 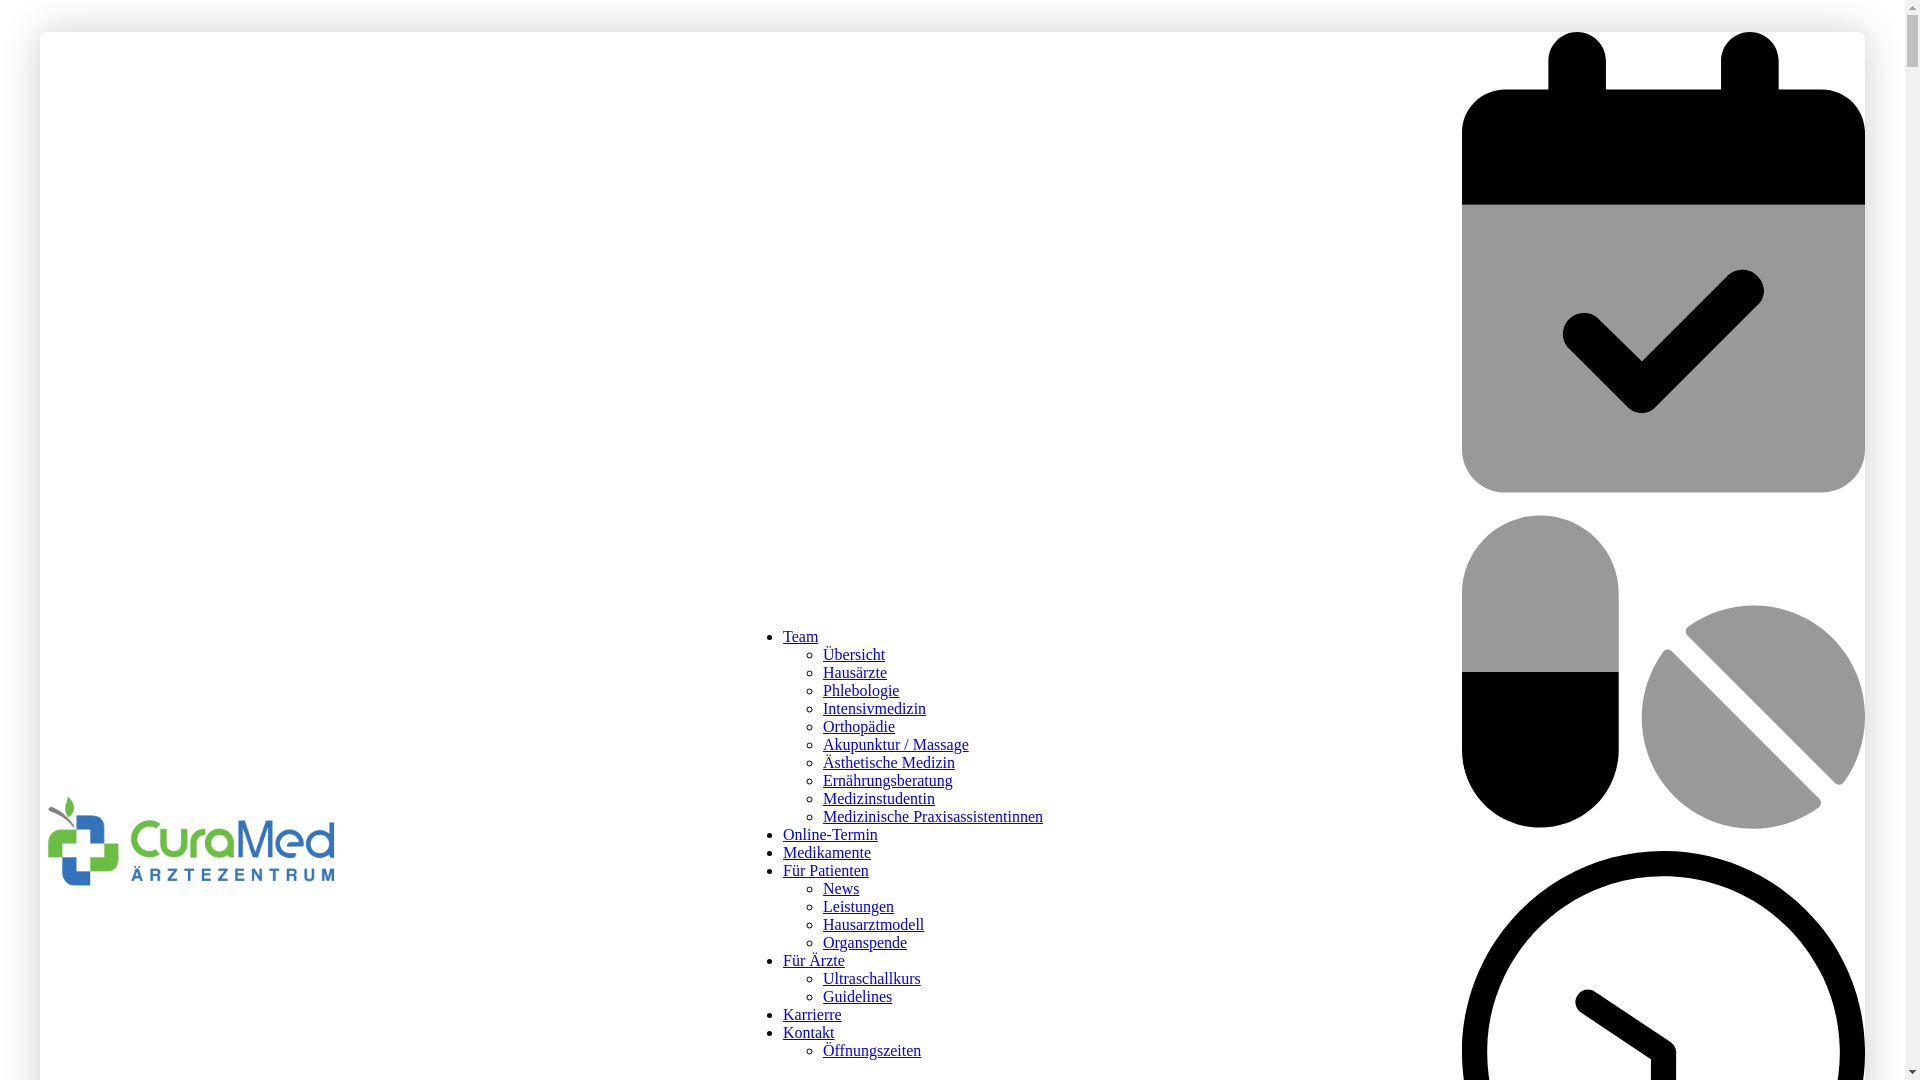 I want to click on 'Medizinische Praxisassistentinnen', so click(x=931, y=816).